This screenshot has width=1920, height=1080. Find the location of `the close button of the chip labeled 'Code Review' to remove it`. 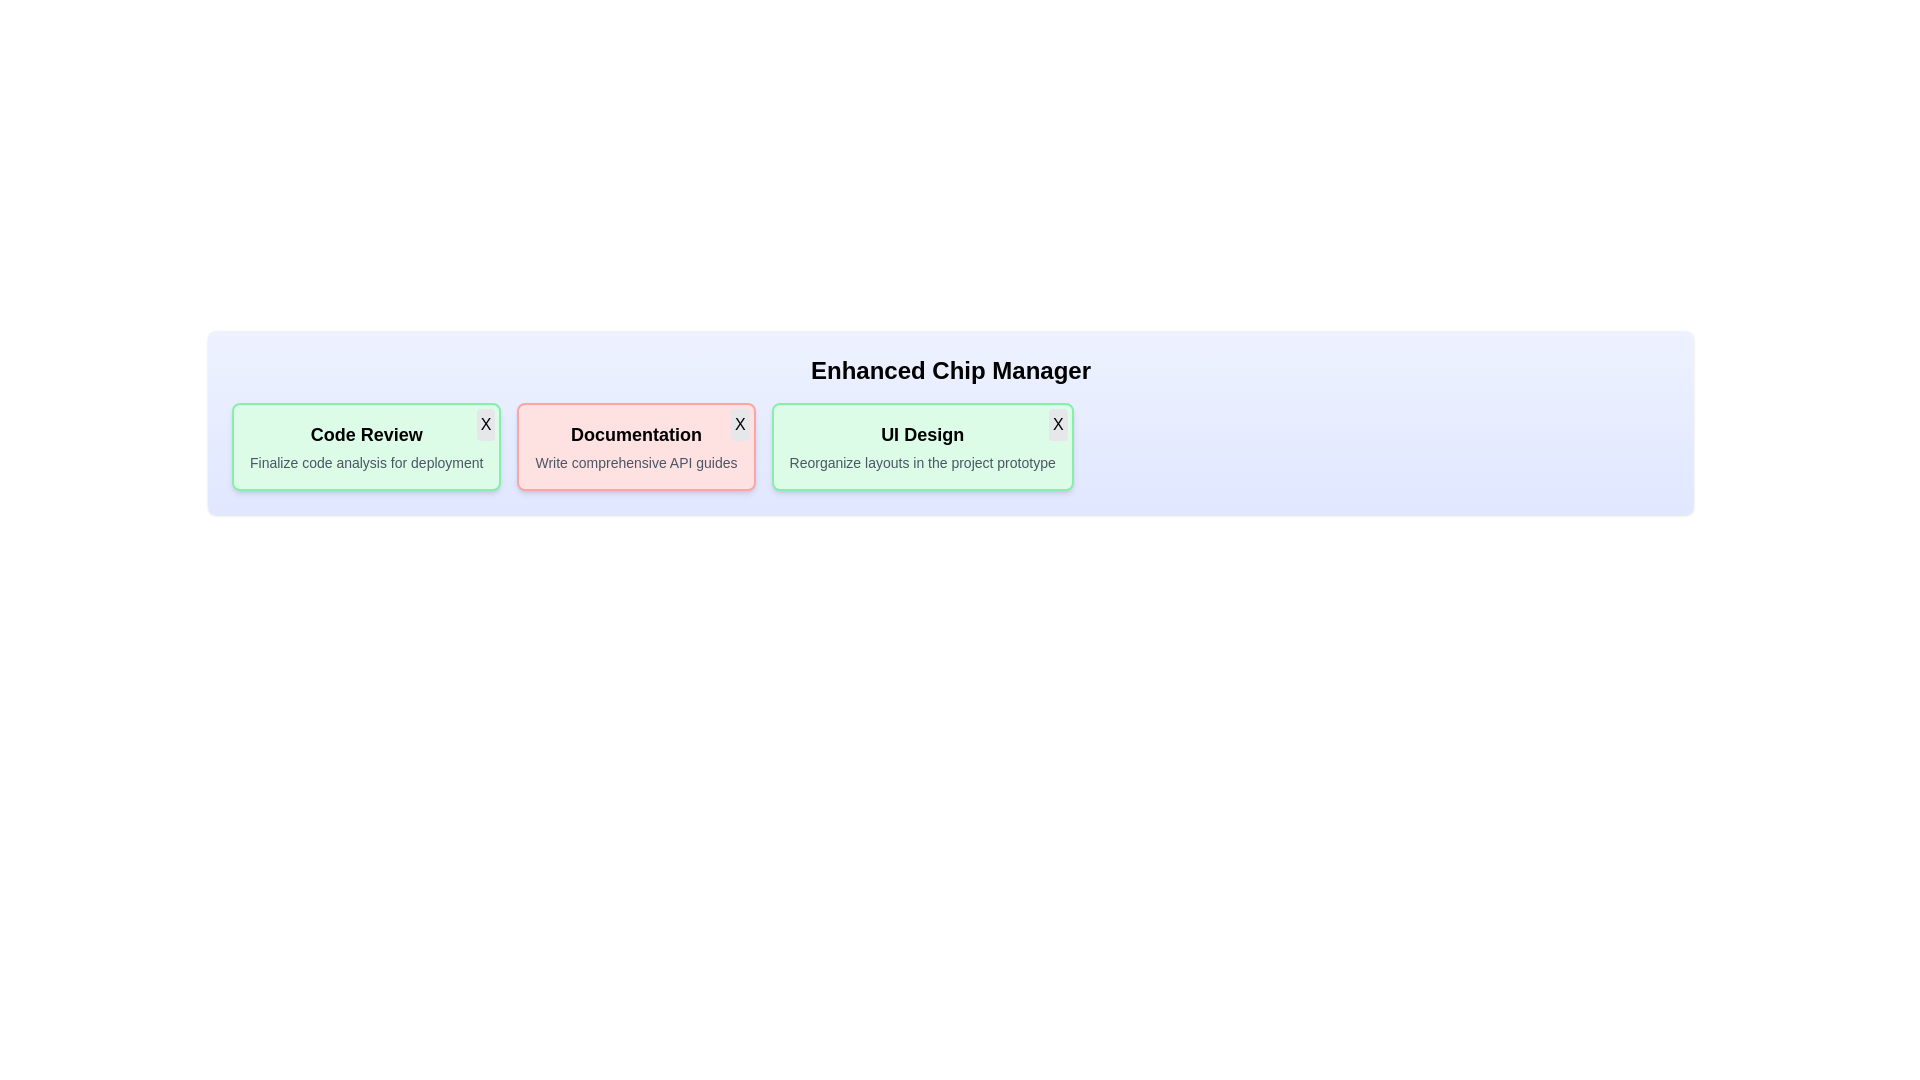

the close button of the chip labeled 'Code Review' to remove it is located at coordinates (485, 423).